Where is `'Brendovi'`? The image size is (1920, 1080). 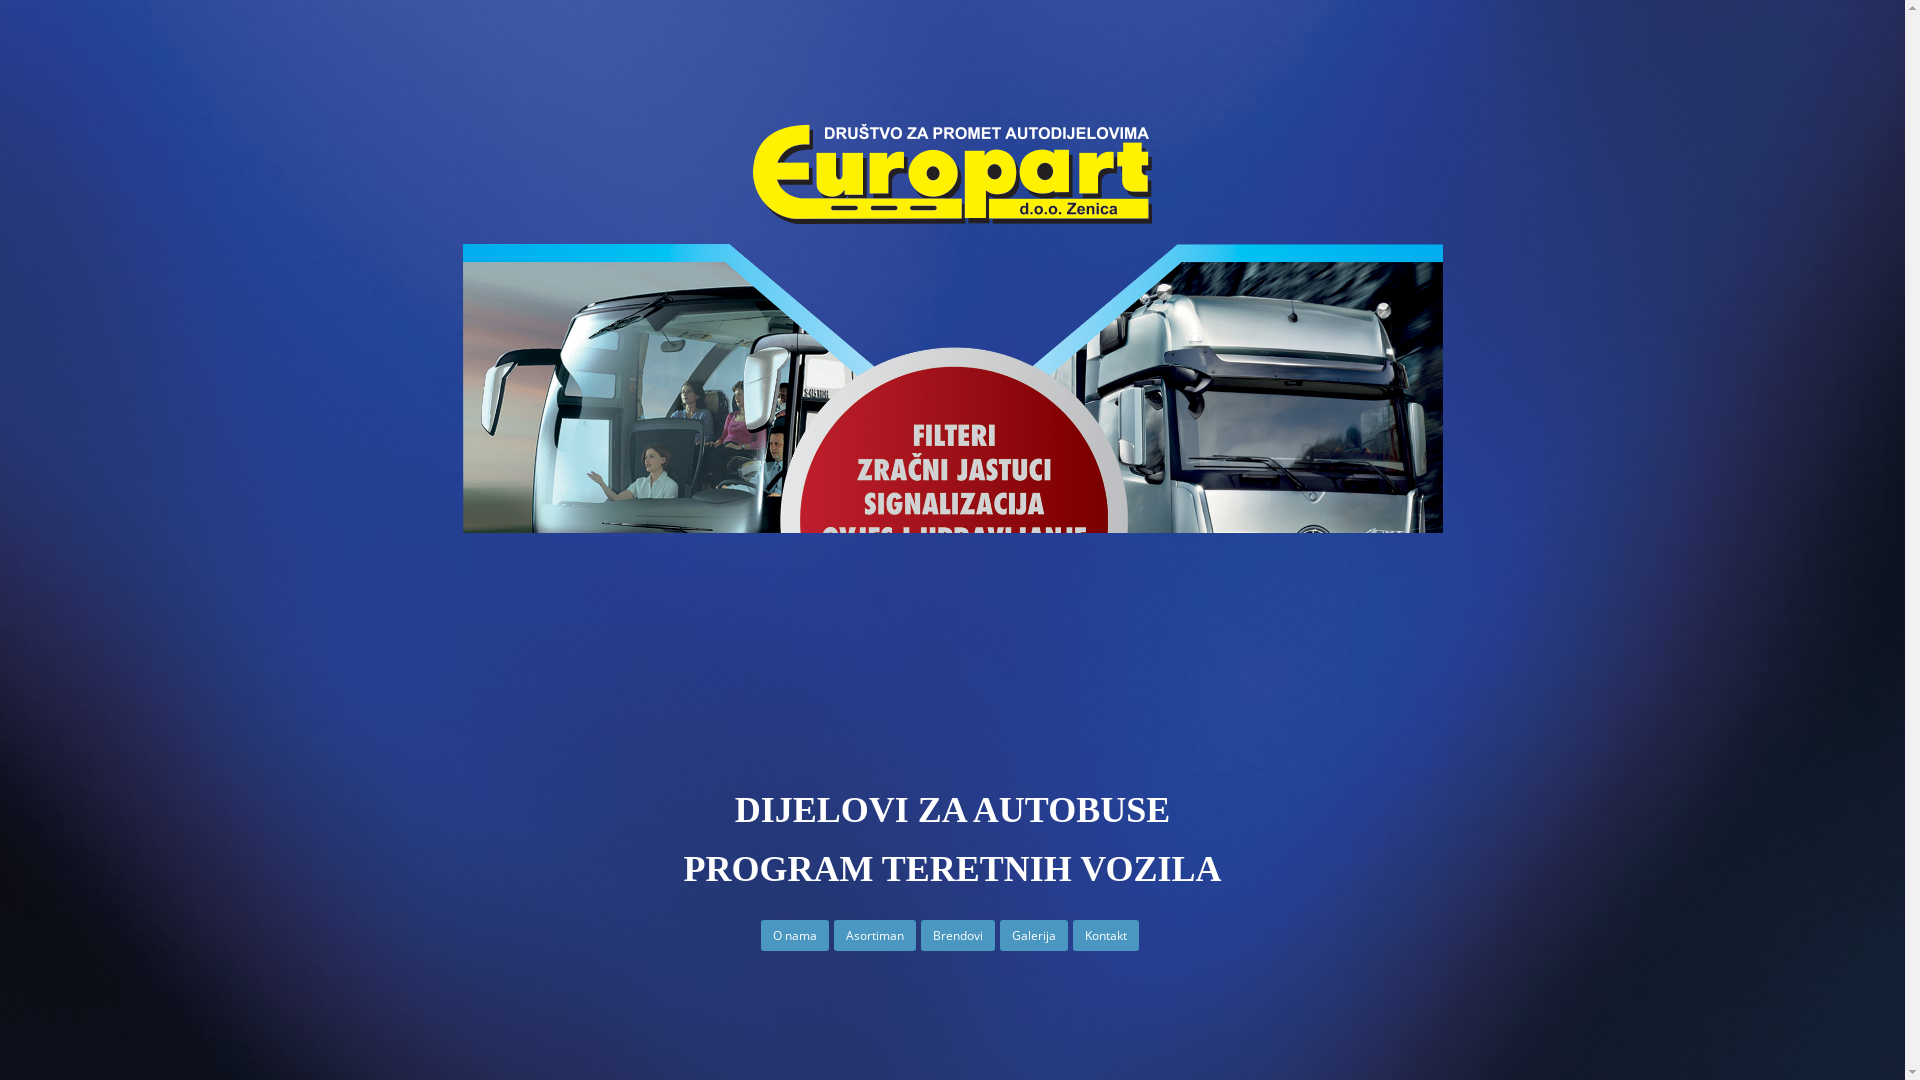
'Brendovi' is located at coordinates (920, 936).